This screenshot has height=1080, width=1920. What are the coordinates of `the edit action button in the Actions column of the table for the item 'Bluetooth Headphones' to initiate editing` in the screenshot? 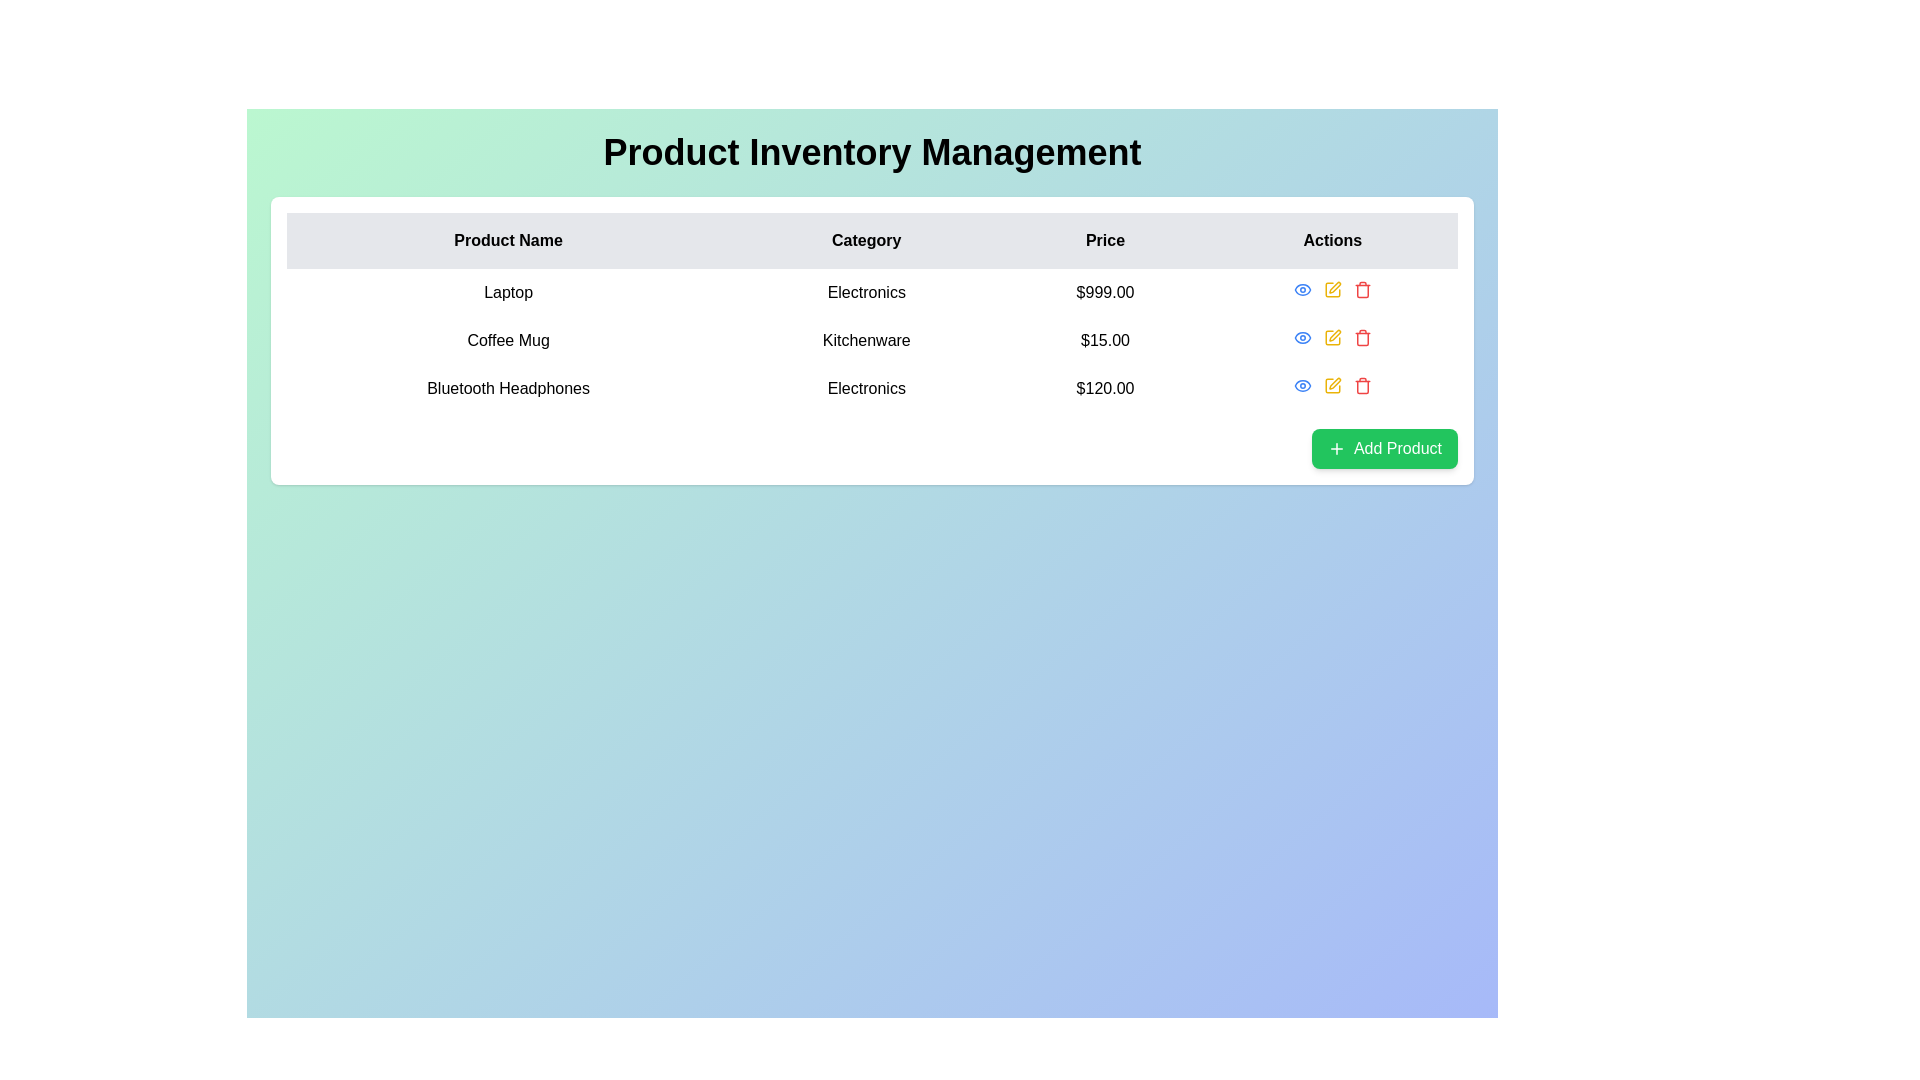 It's located at (1332, 385).